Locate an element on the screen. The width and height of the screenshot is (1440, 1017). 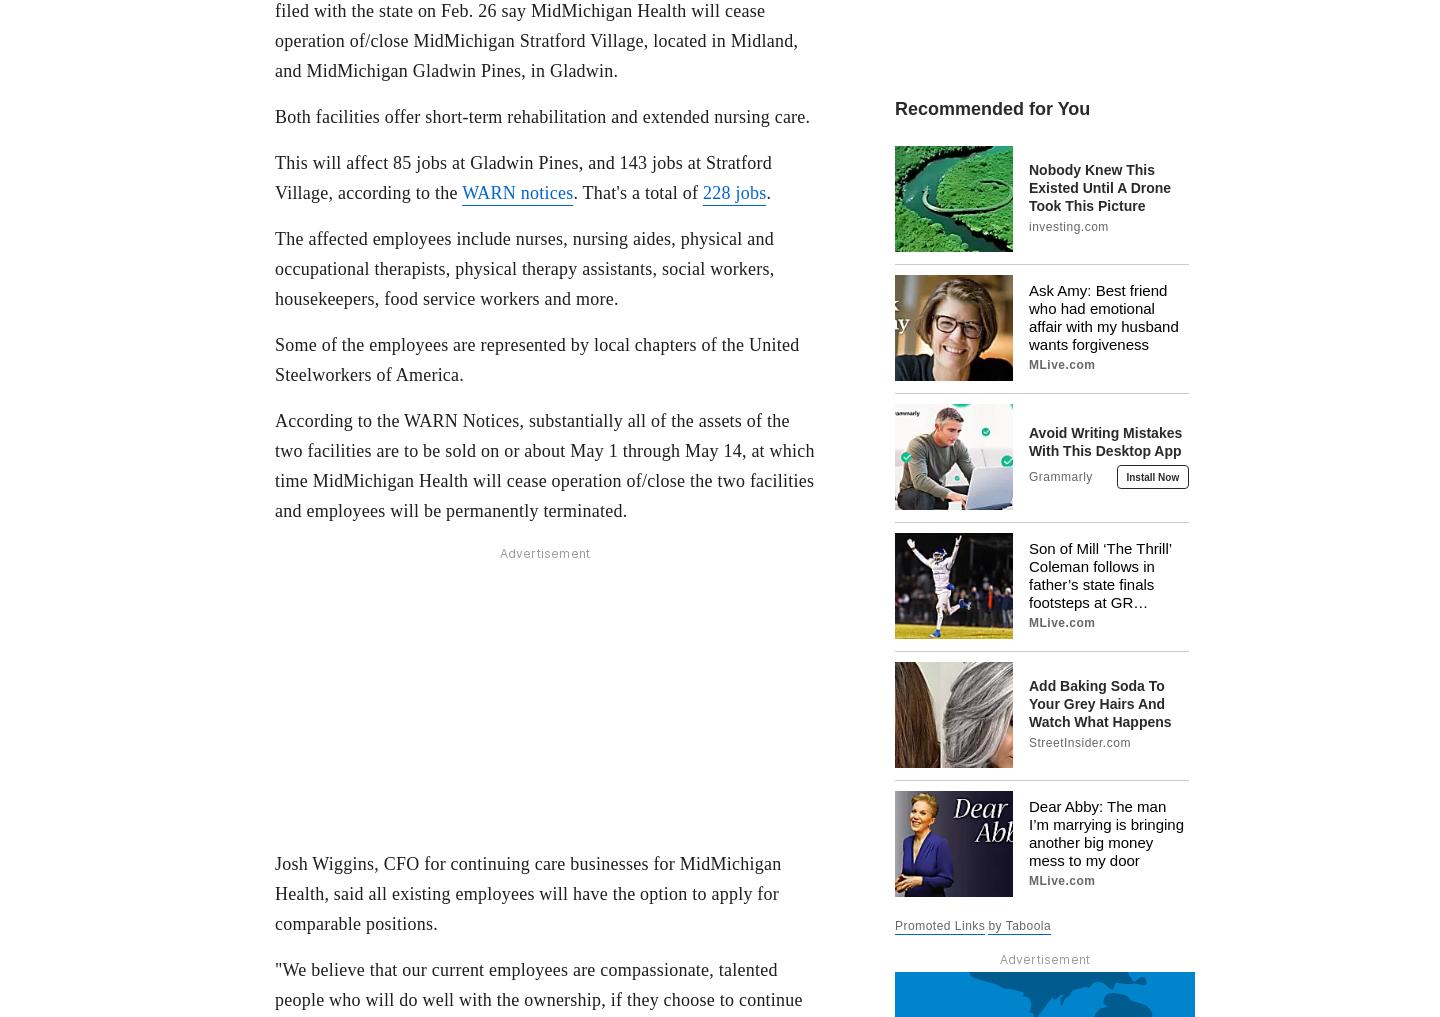
'According to the WARN Notices, substantially all of the assets of the two facilities are to be sold on or about May 1 through May 14, at which time MidMichigan Health will cease operation of/close the two facilities and employees will be permanently terminated.' is located at coordinates (544, 463).